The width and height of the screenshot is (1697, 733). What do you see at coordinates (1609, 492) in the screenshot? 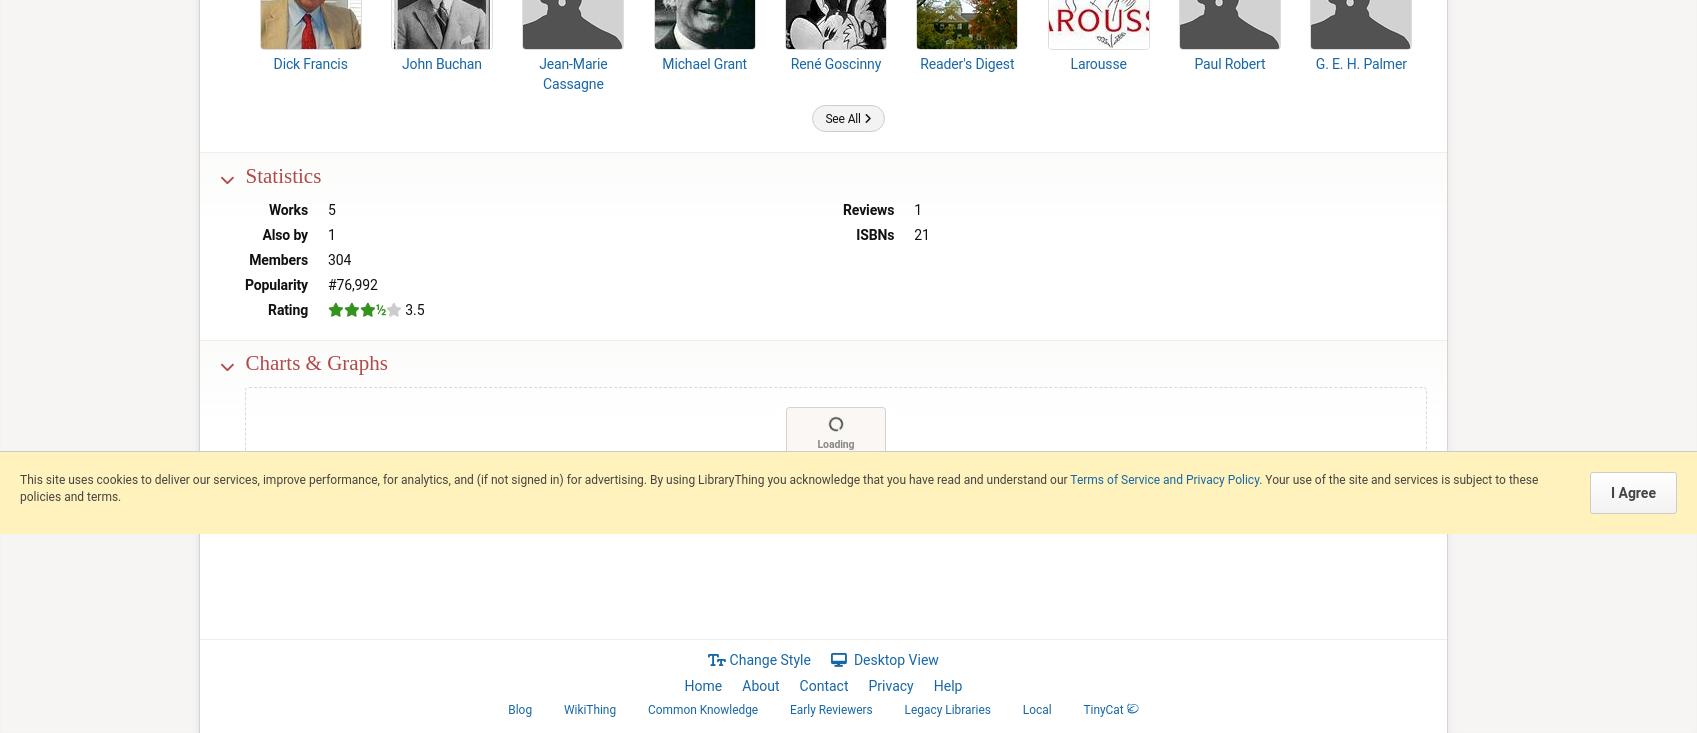
I see `'I Agree'` at bounding box center [1609, 492].